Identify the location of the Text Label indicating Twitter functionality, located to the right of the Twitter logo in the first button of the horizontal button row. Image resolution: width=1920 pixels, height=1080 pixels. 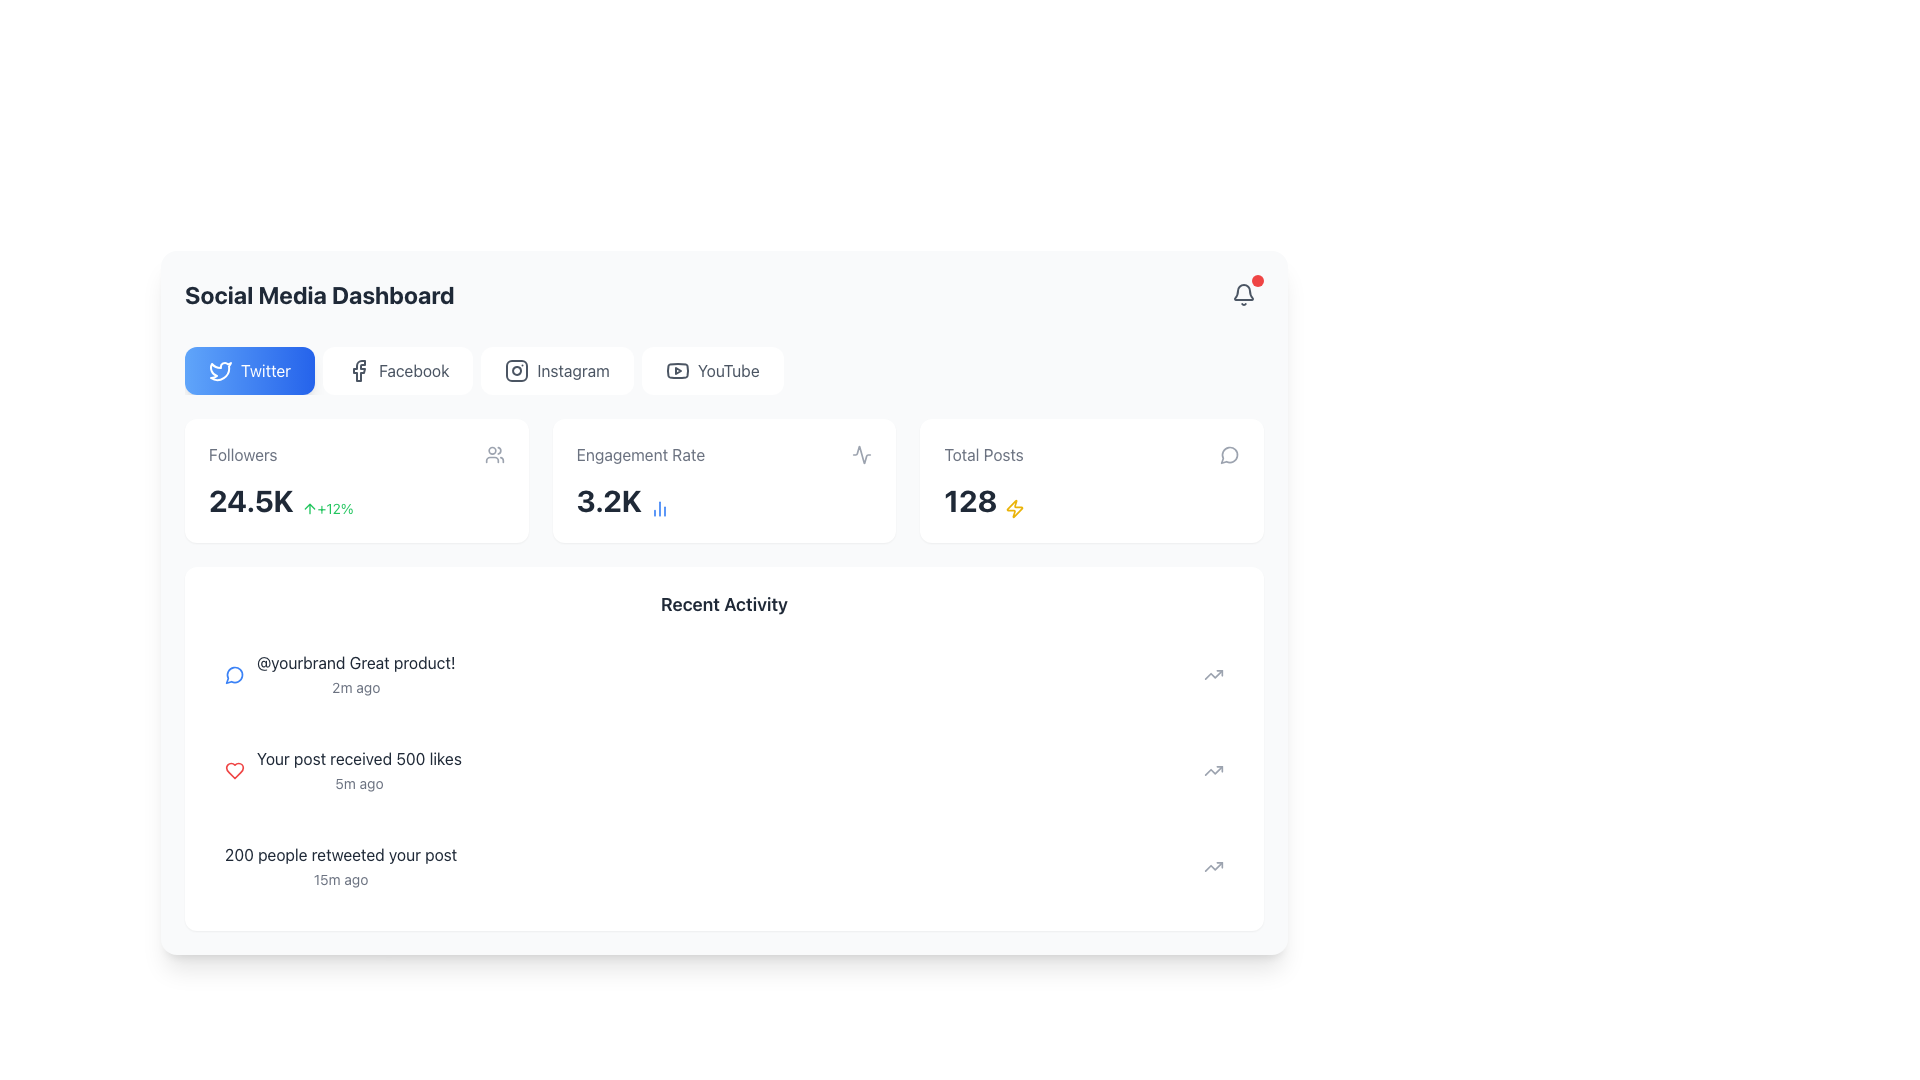
(265, 370).